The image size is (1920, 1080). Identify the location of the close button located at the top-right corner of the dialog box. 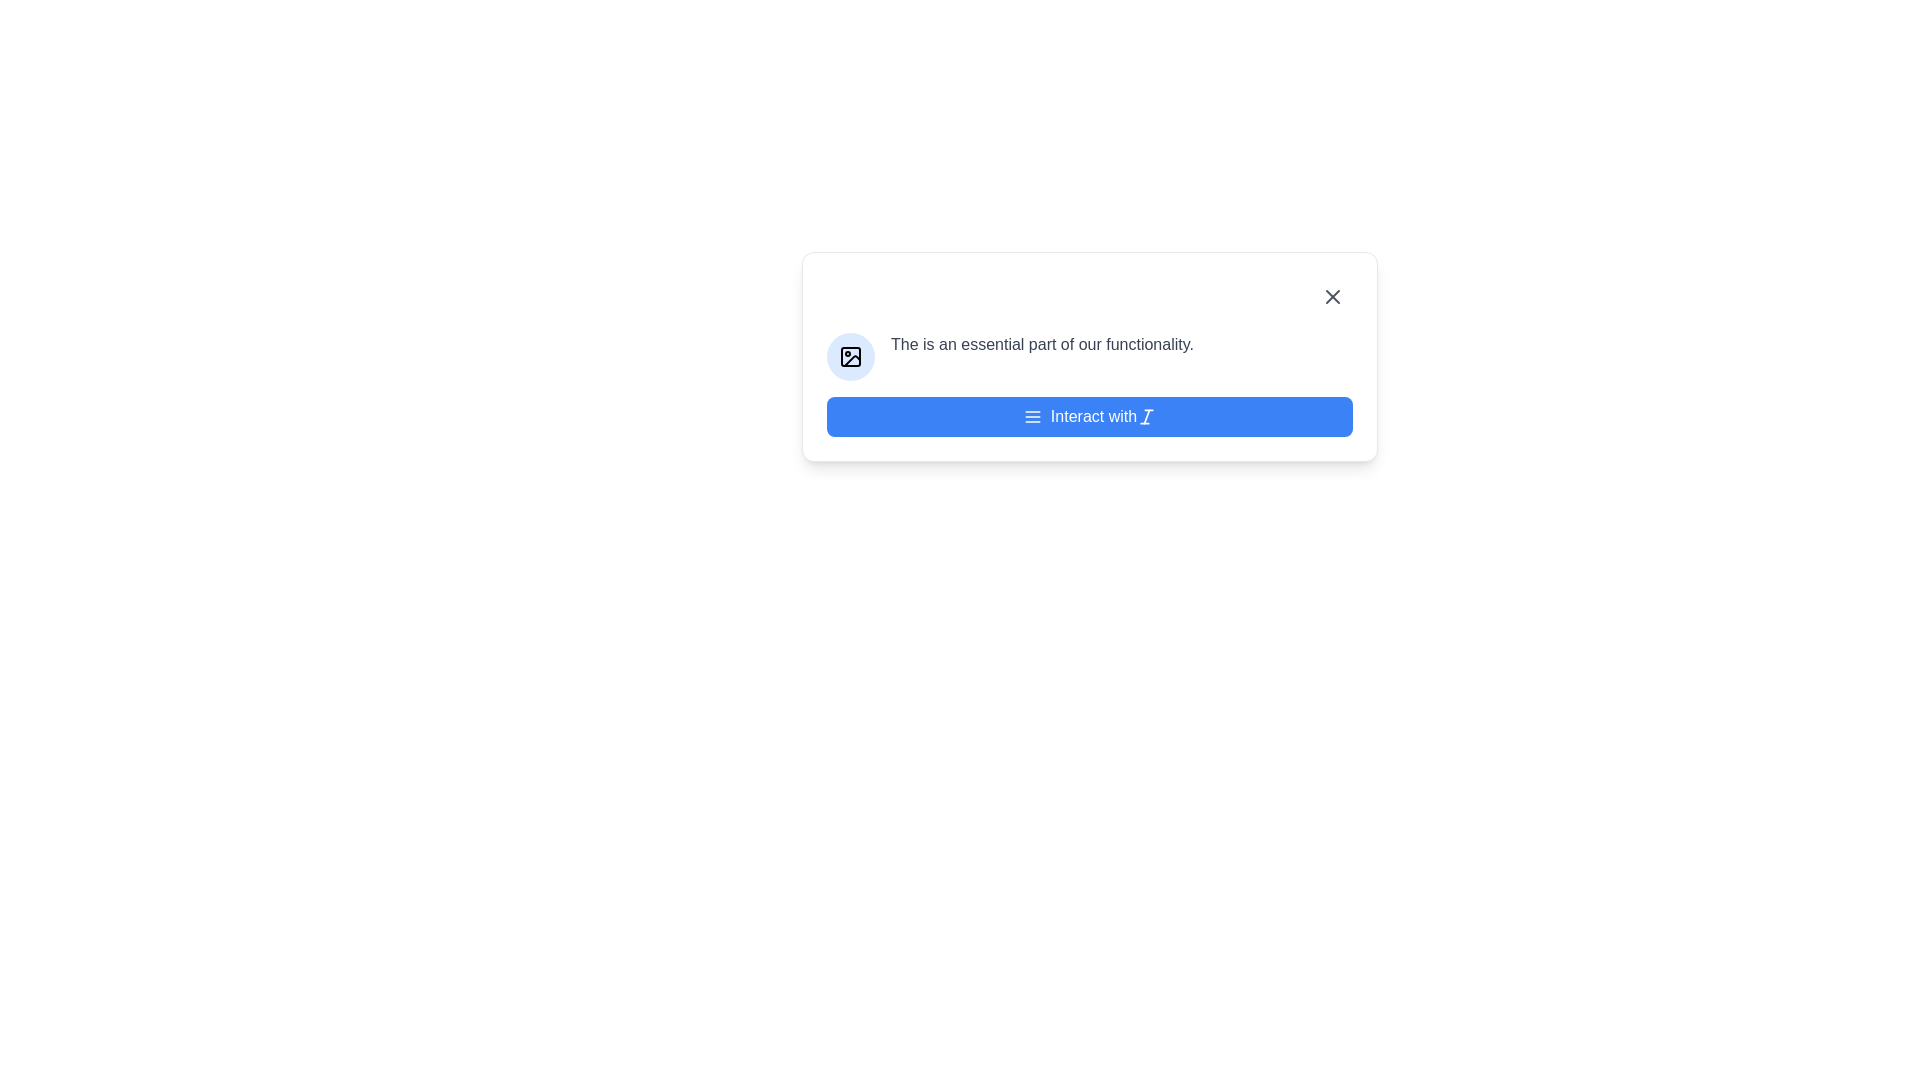
(1333, 297).